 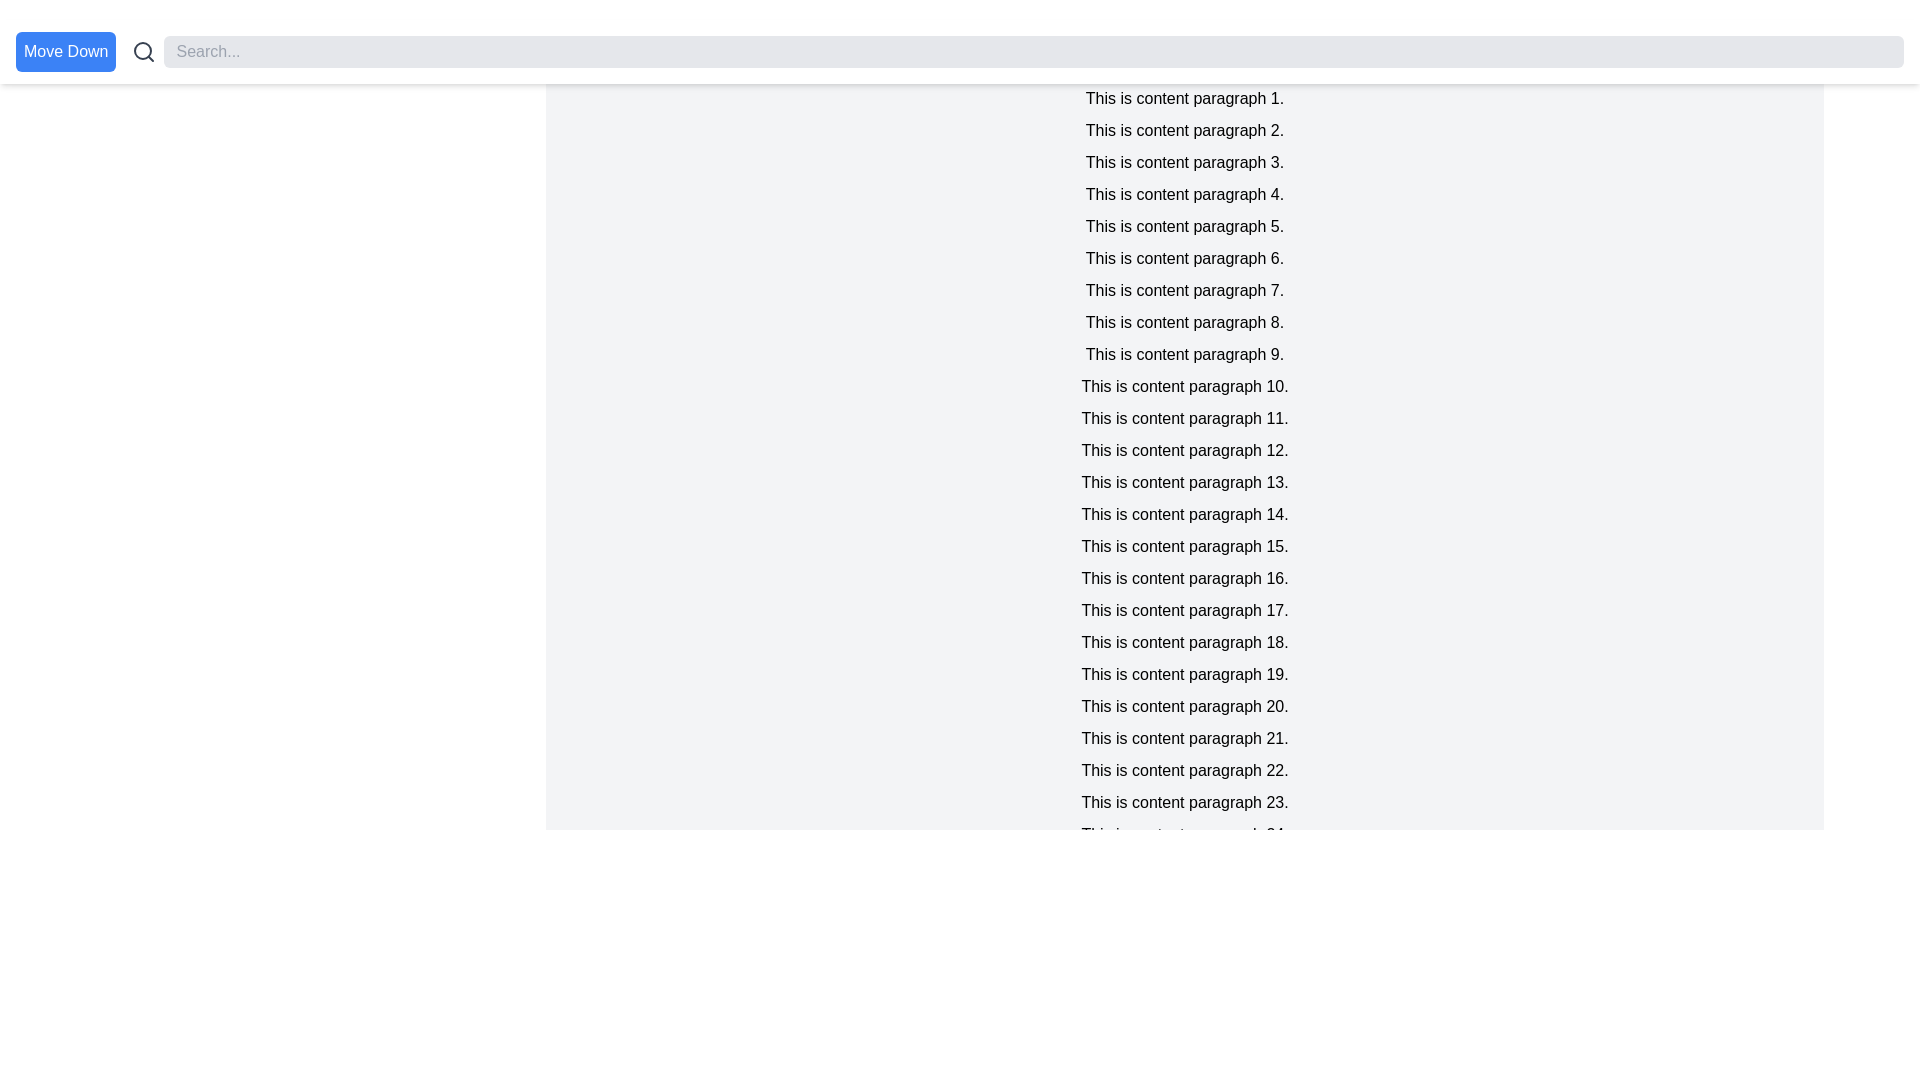 What do you see at coordinates (1185, 195) in the screenshot?
I see `the fourth paragraph text block that serves as a static representation of information in a sequential list of text blocks` at bounding box center [1185, 195].